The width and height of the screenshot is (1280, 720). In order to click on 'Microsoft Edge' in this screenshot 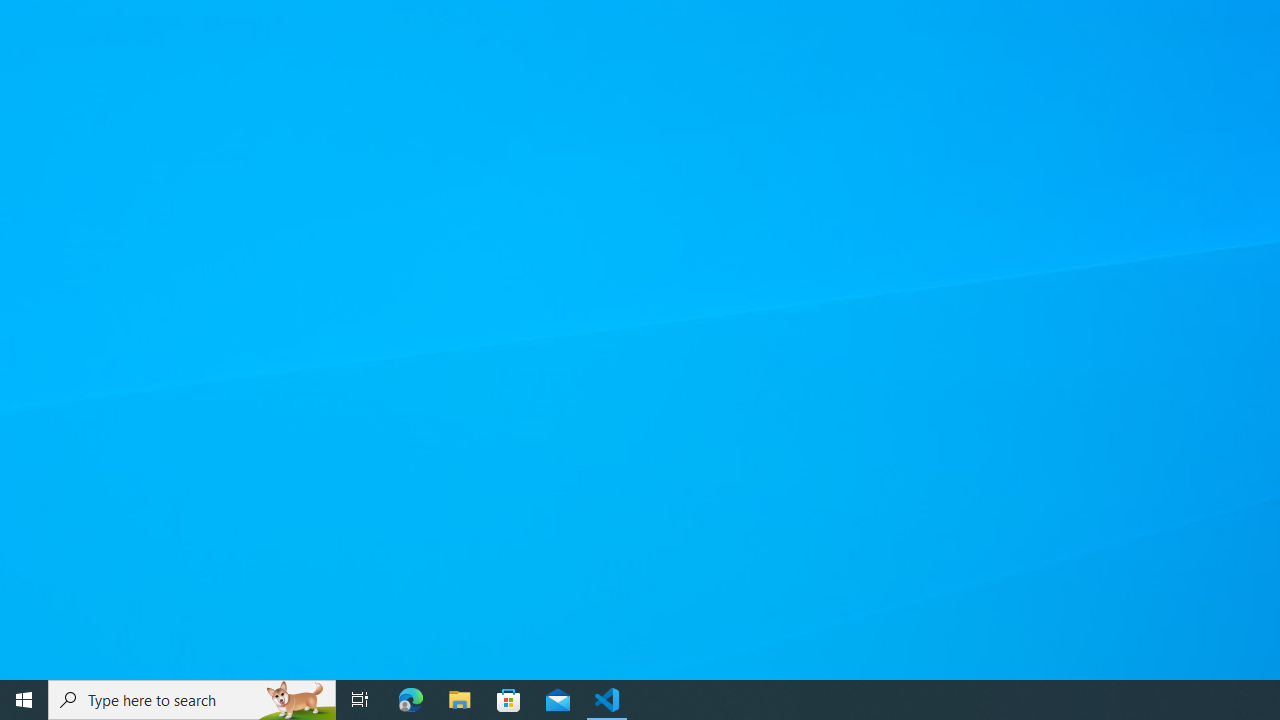, I will do `click(410, 698)`.